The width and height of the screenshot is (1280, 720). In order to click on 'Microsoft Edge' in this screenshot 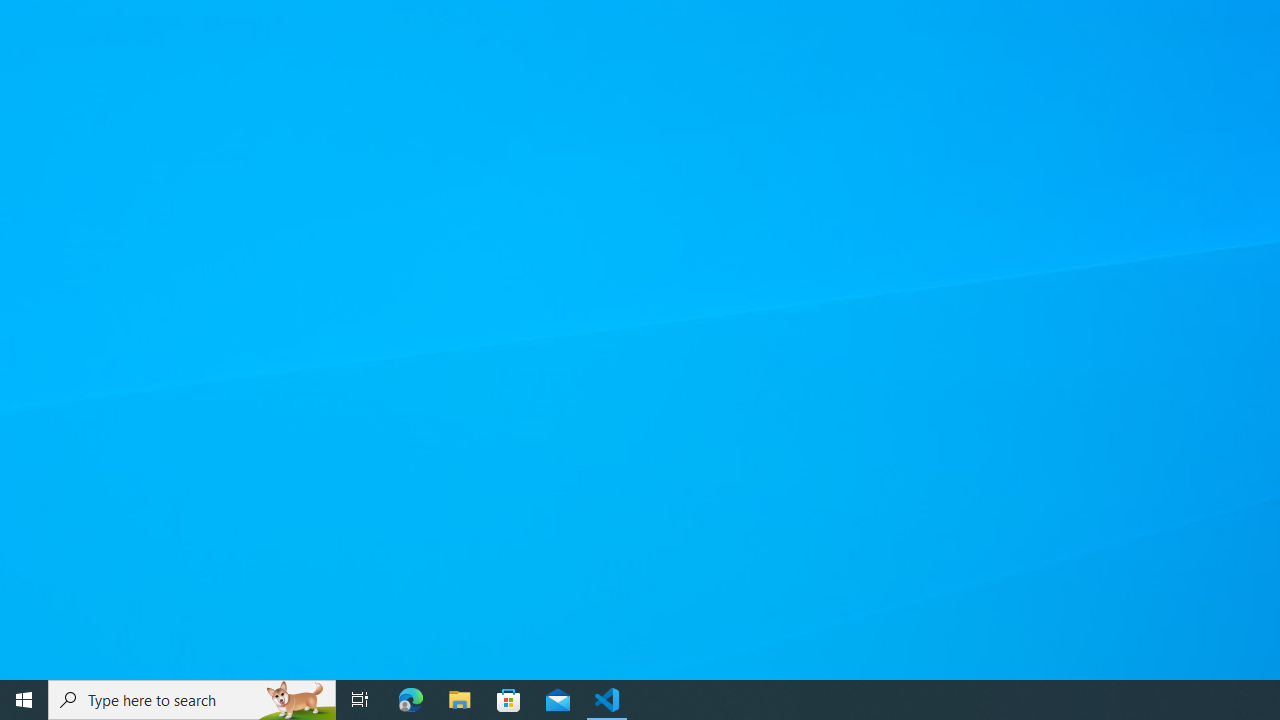, I will do `click(410, 698)`.